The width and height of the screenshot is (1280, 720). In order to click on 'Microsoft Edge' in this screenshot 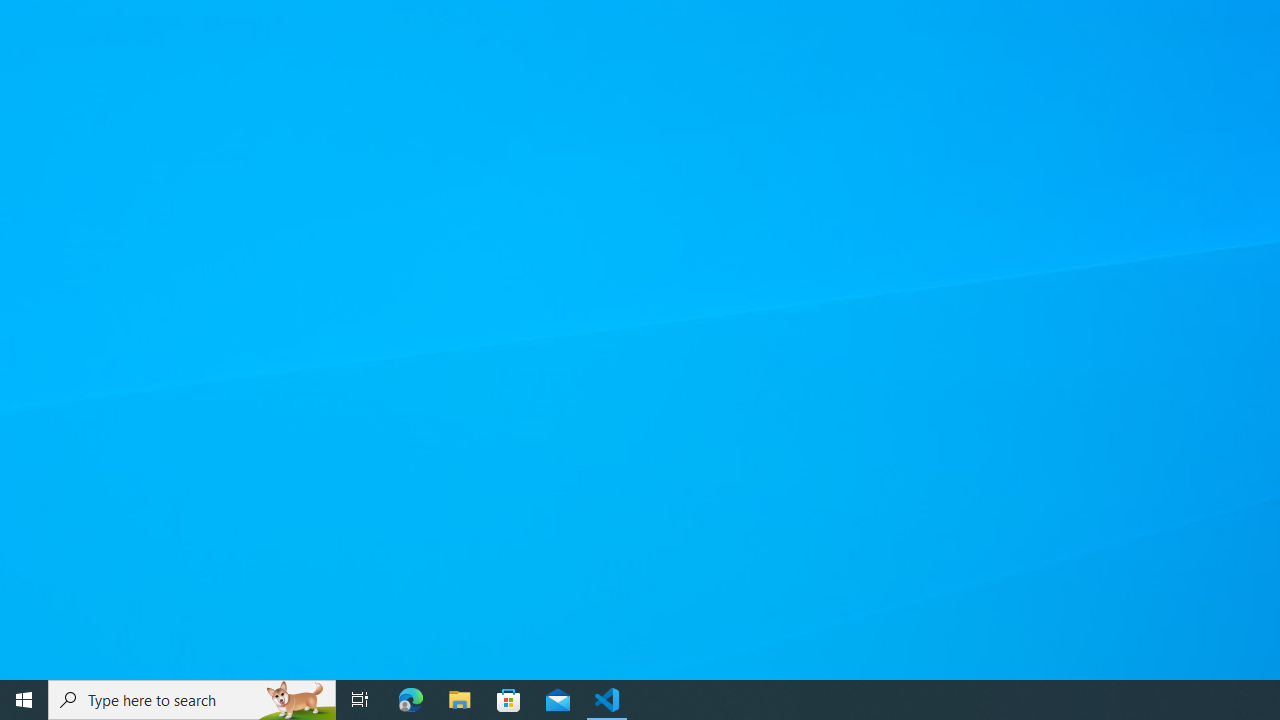, I will do `click(410, 698)`.